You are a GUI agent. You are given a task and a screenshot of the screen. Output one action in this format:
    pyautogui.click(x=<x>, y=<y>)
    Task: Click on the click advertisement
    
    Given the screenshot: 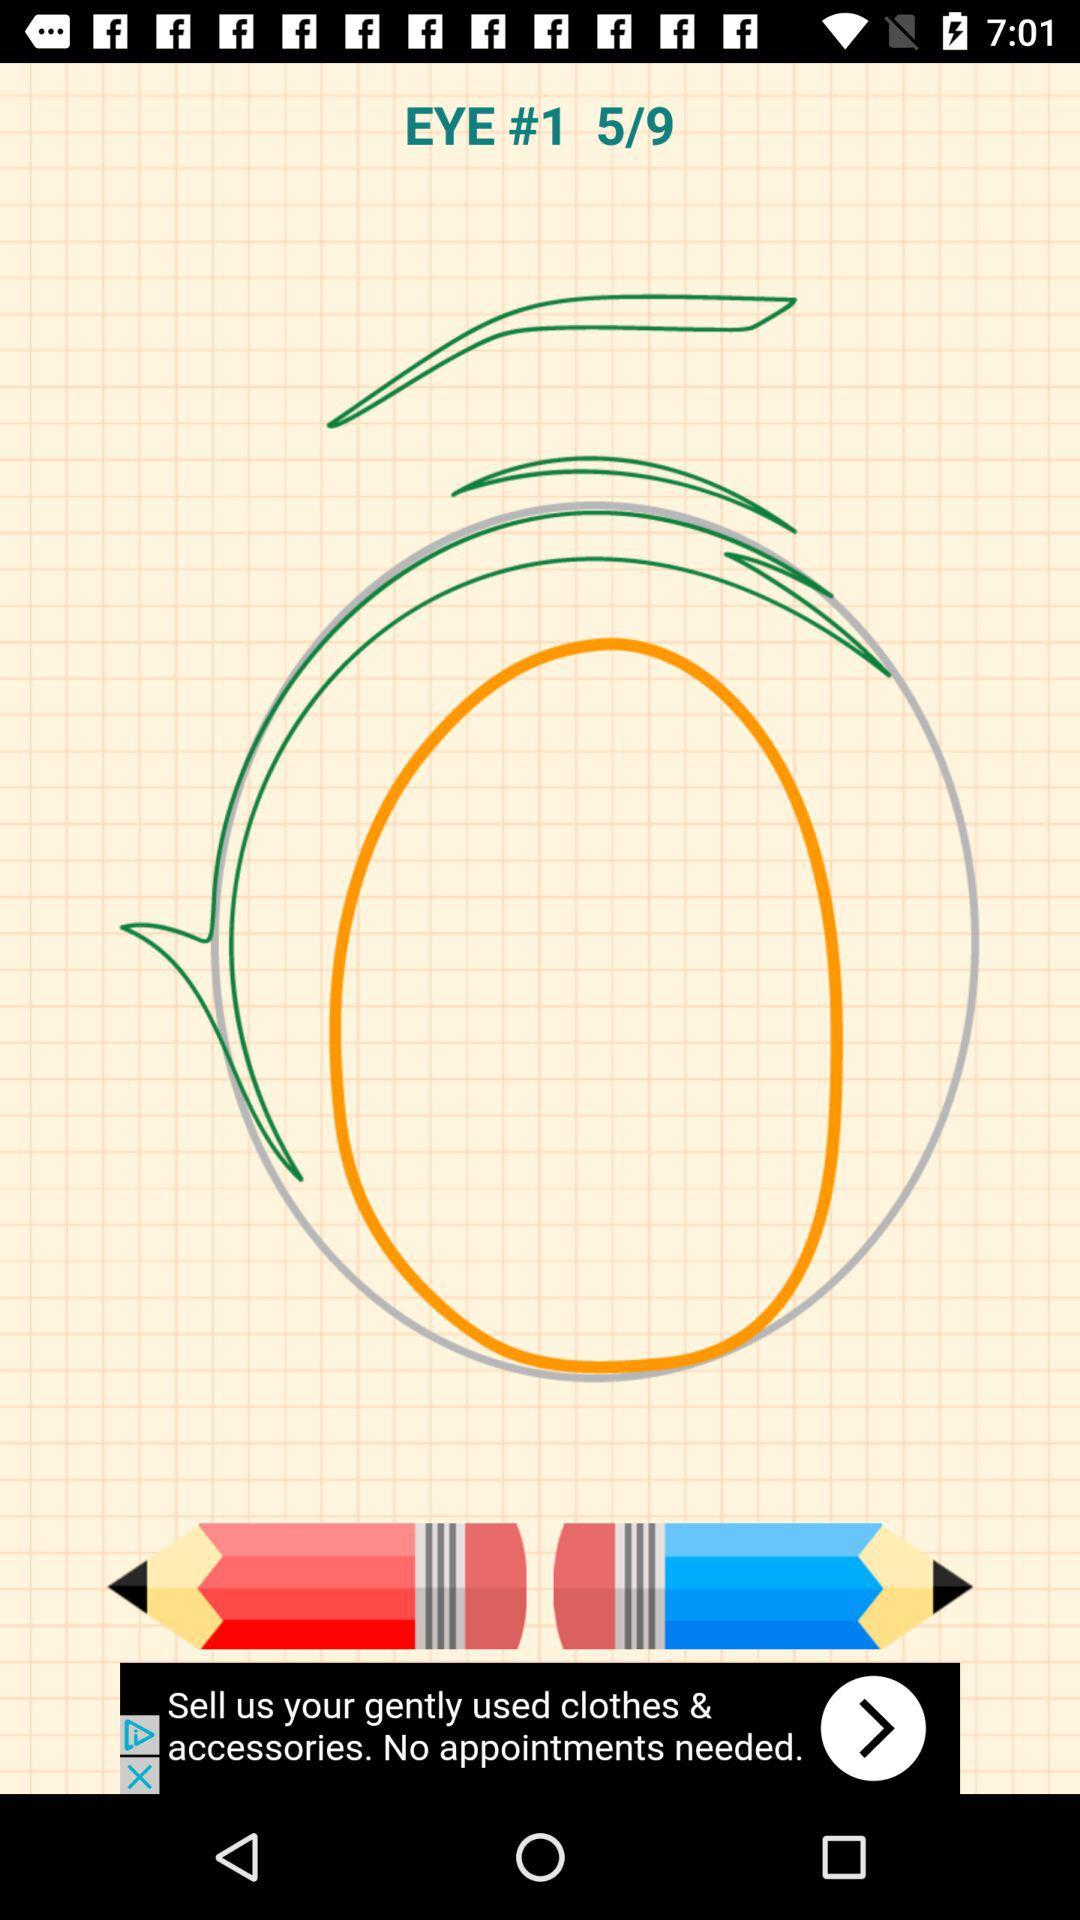 What is the action you would take?
    pyautogui.click(x=540, y=1727)
    